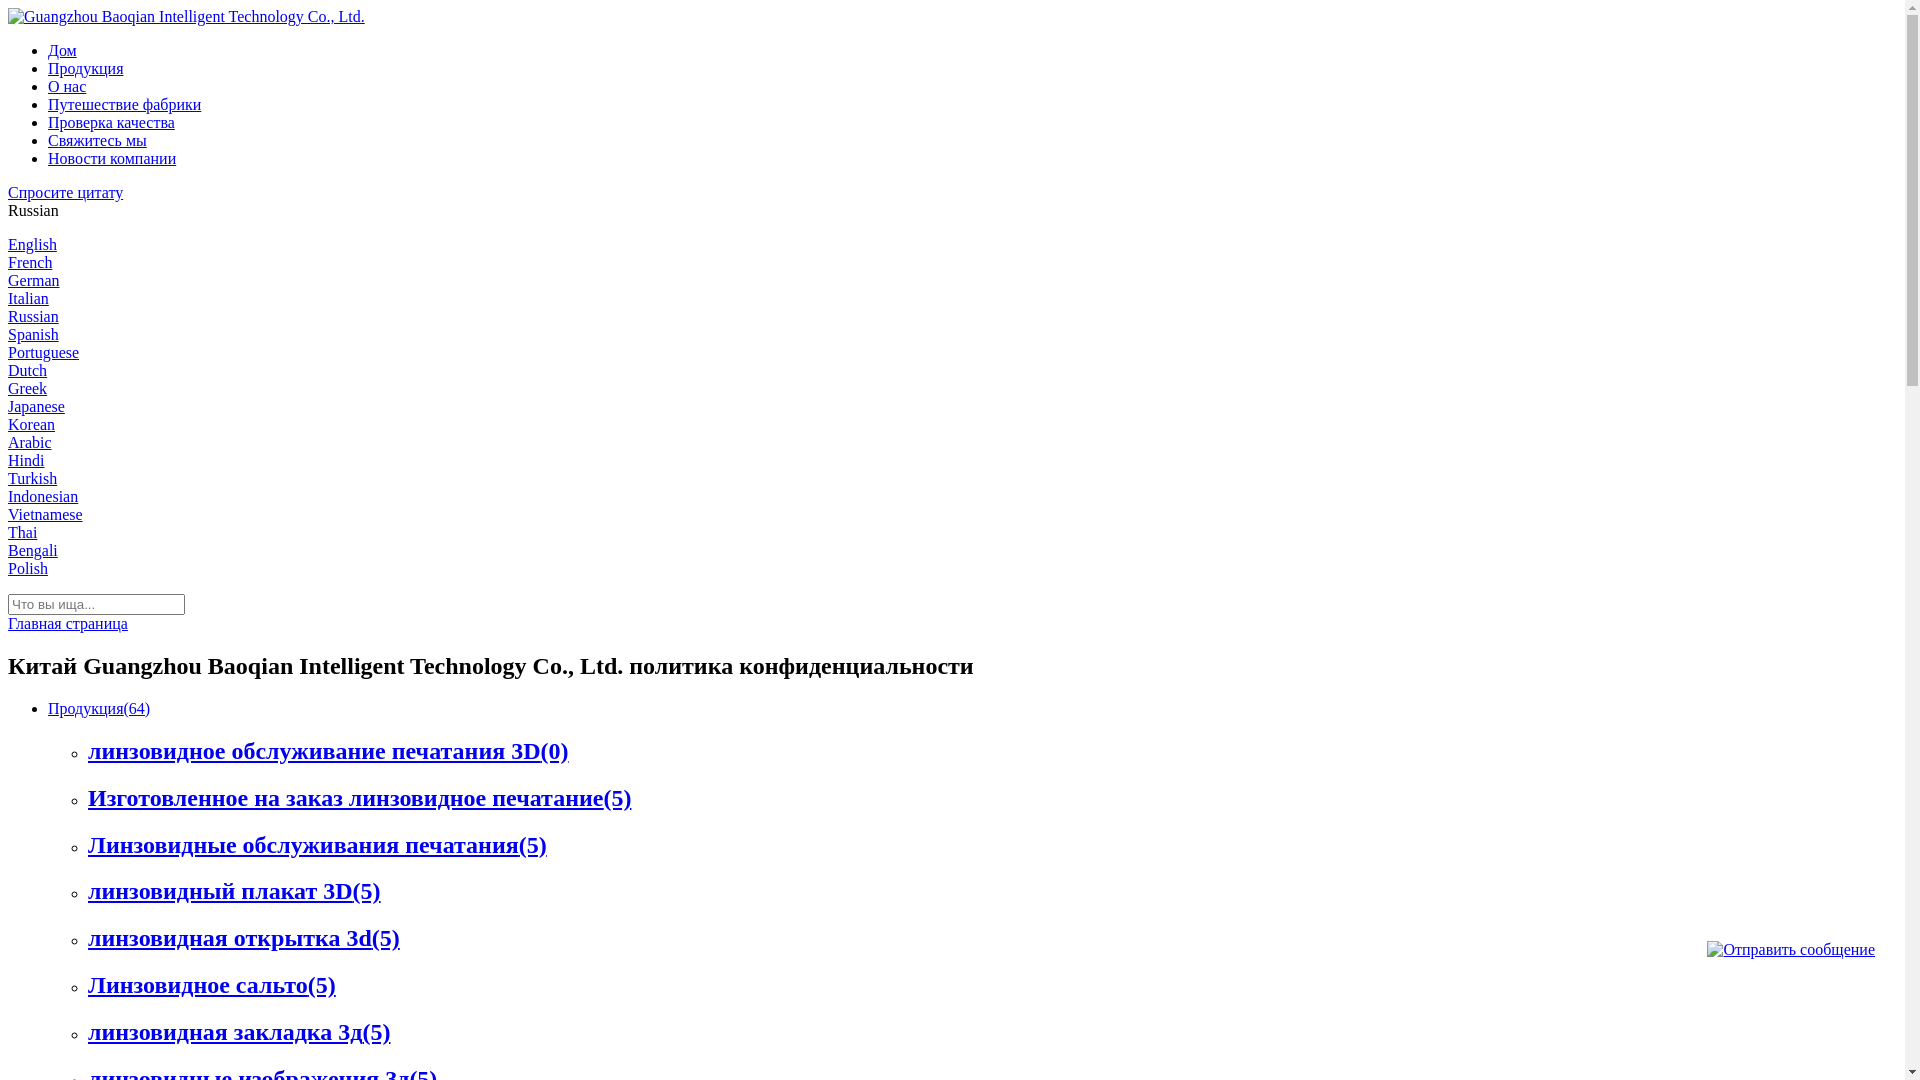 This screenshot has width=1920, height=1080. What do you see at coordinates (33, 550) in the screenshot?
I see `'Bengali'` at bounding box center [33, 550].